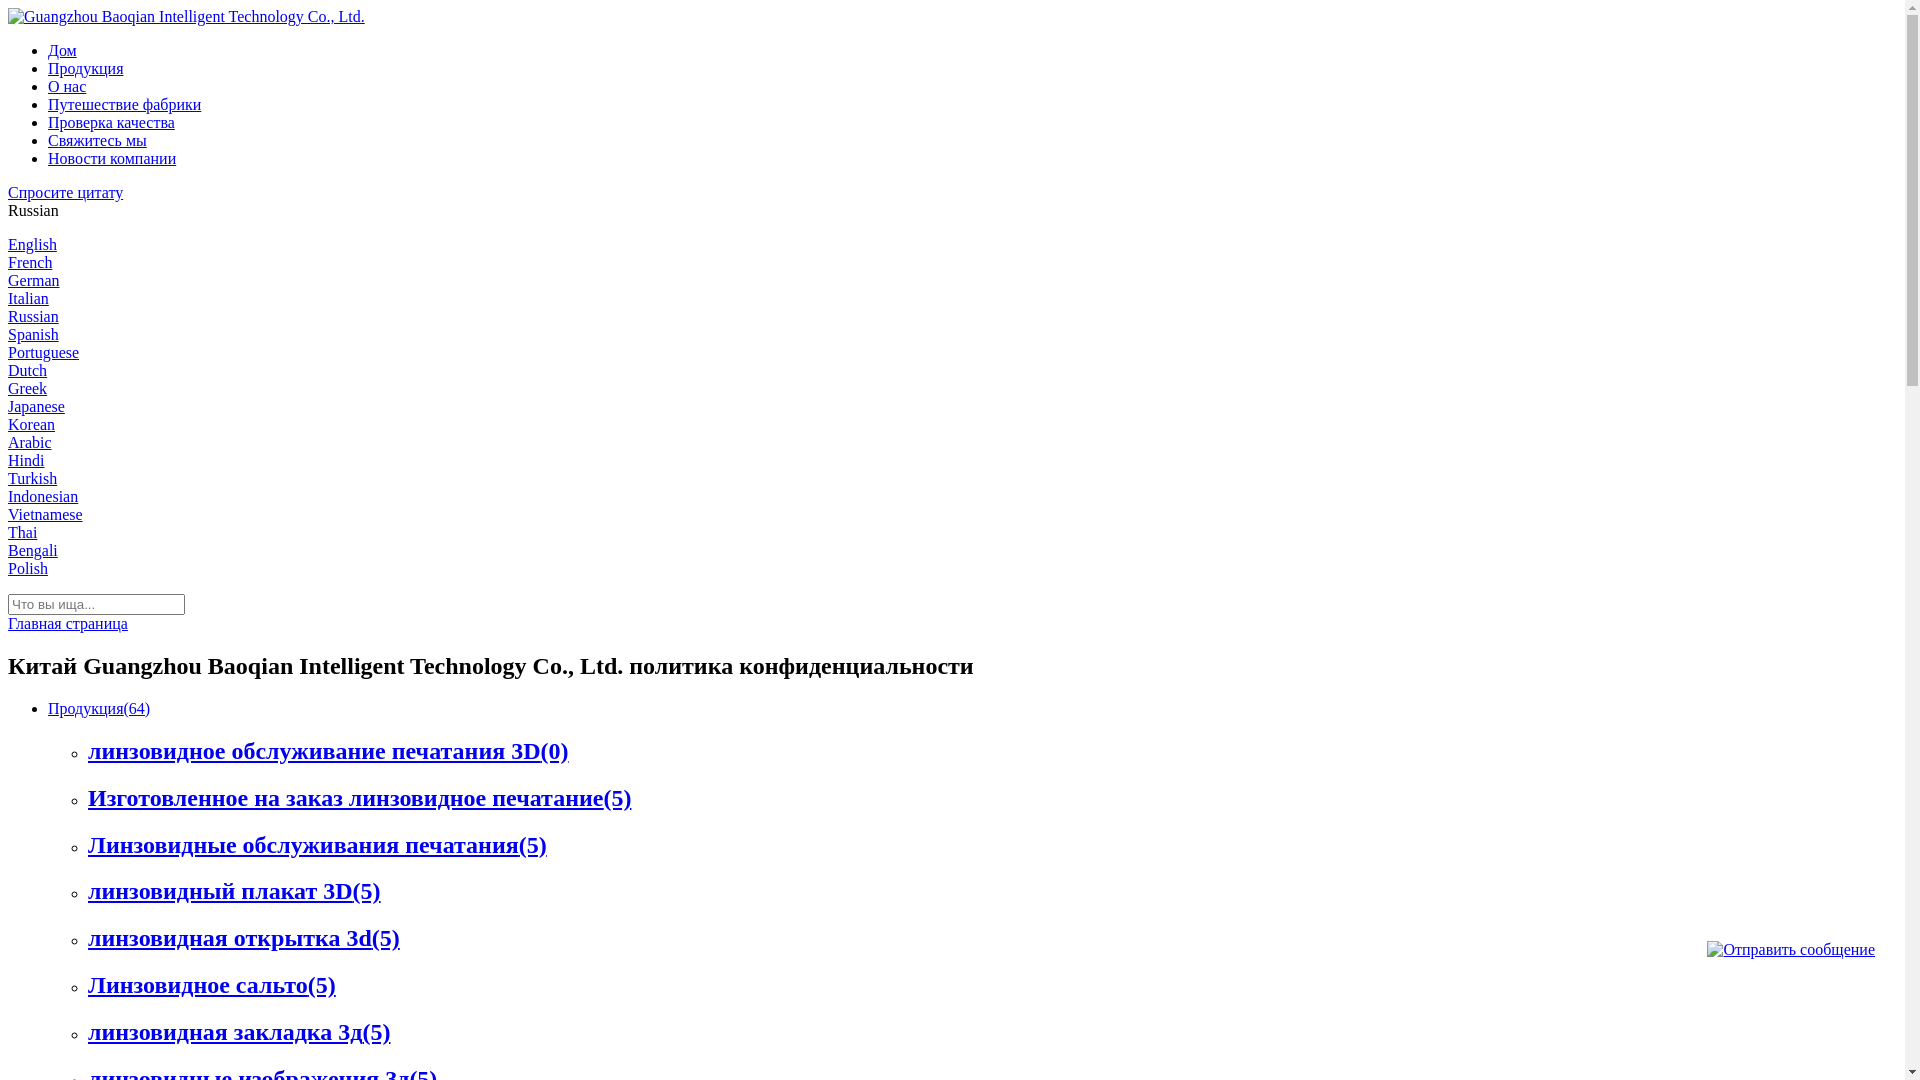 This screenshot has width=1920, height=1080. What do you see at coordinates (33, 550) in the screenshot?
I see `'Bengali'` at bounding box center [33, 550].